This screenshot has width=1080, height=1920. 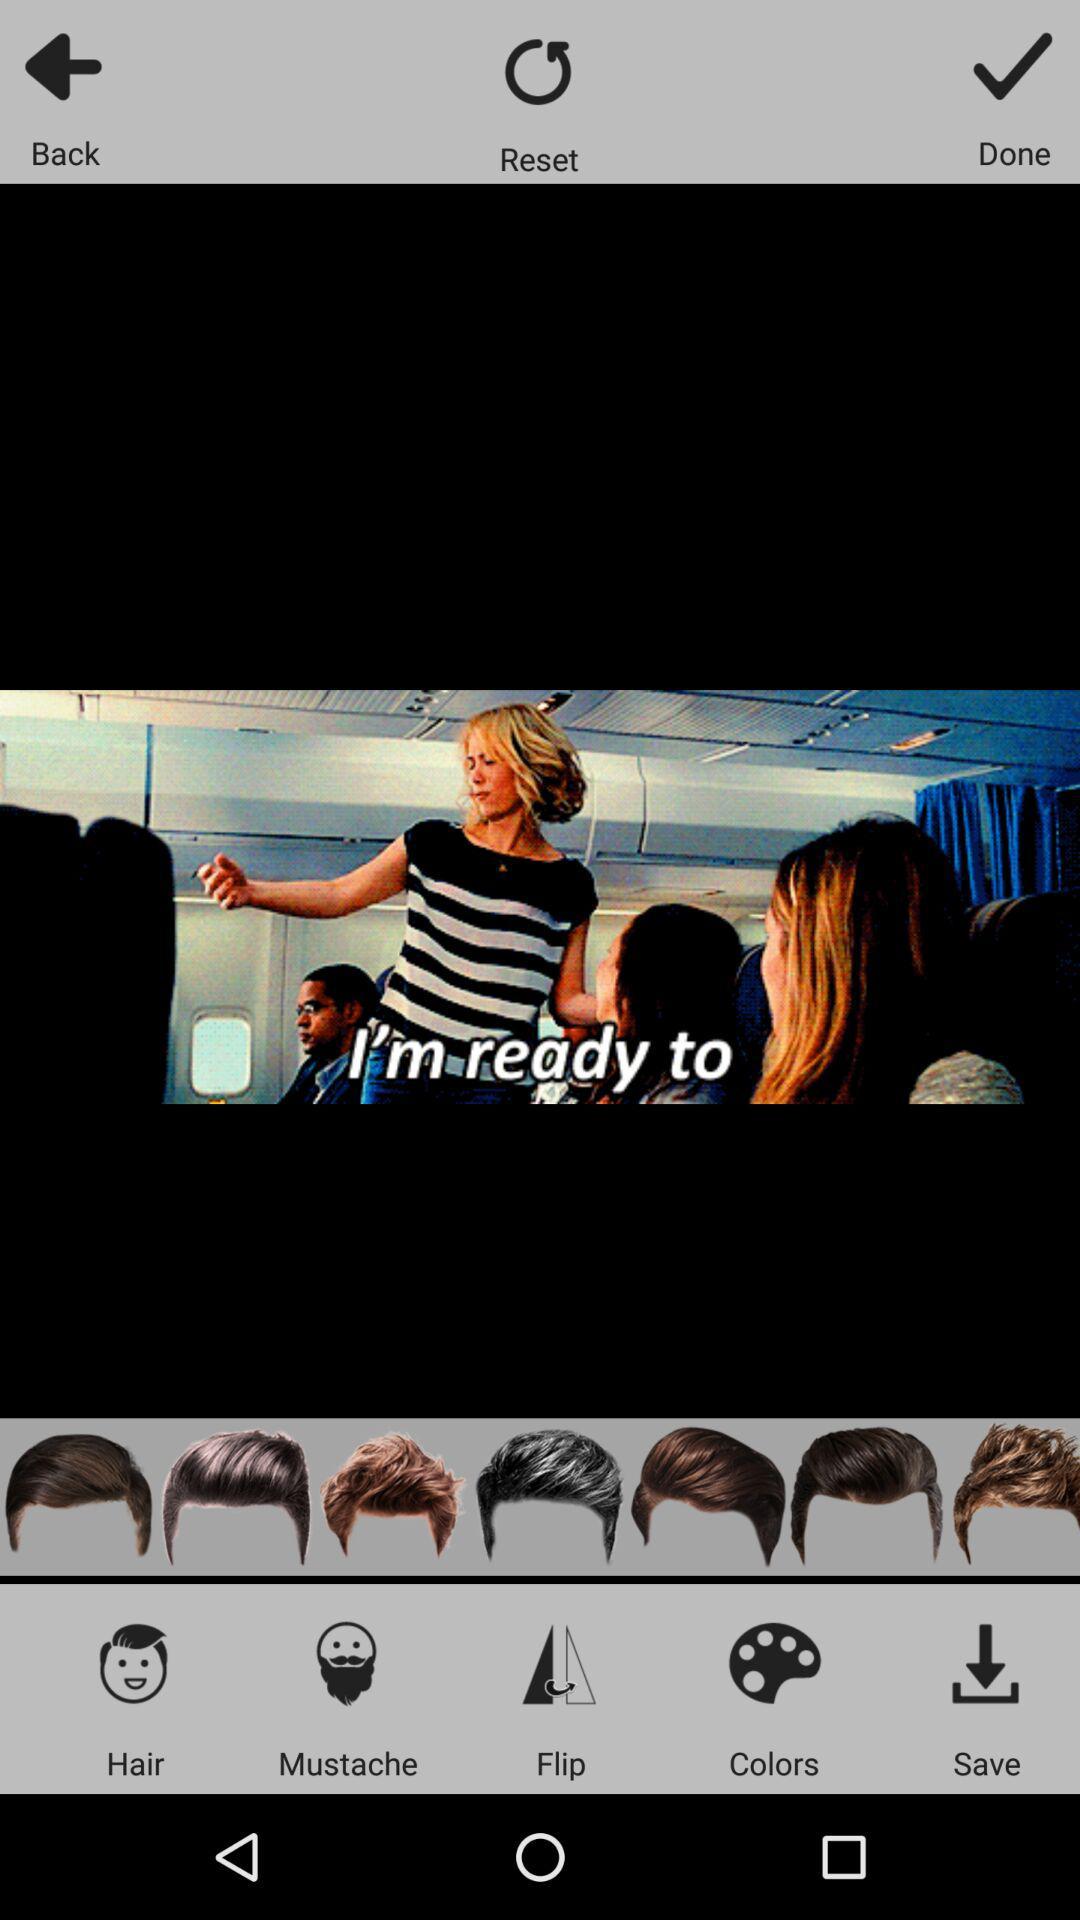 What do you see at coordinates (1014, 65) in the screenshot?
I see `finish selection` at bounding box center [1014, 65].